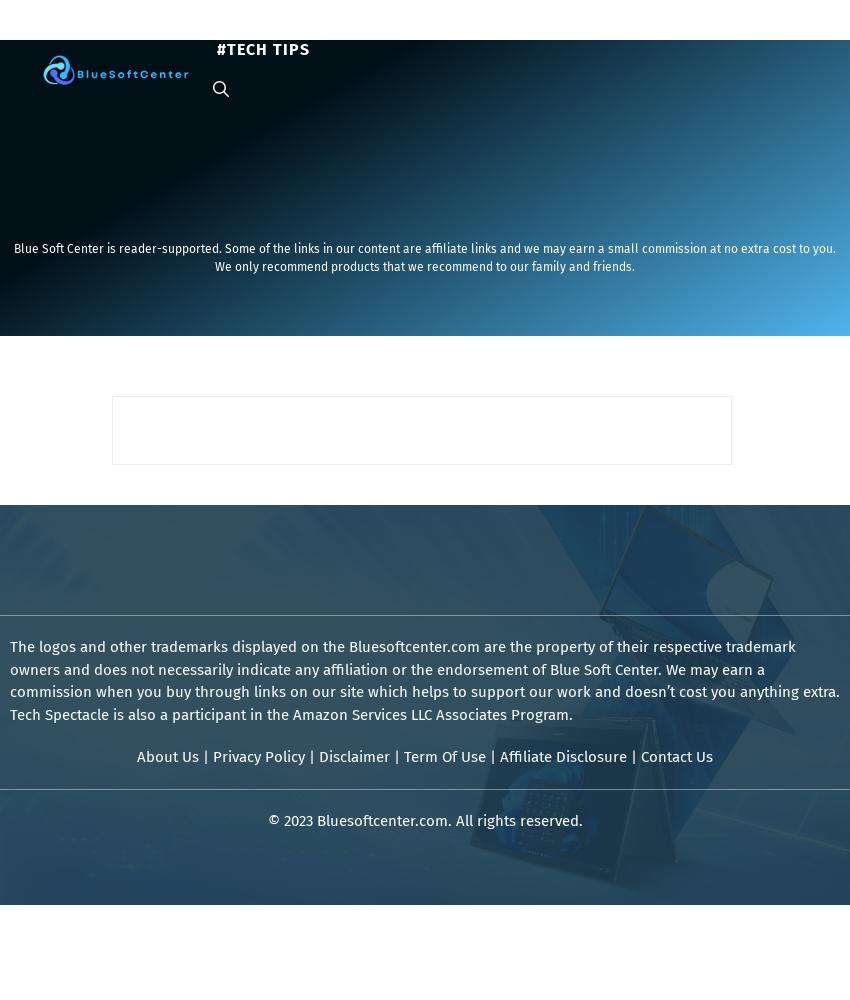 This screenshot has width=850, height=1000. I want to click on 'Desktop', so click(430, 29).